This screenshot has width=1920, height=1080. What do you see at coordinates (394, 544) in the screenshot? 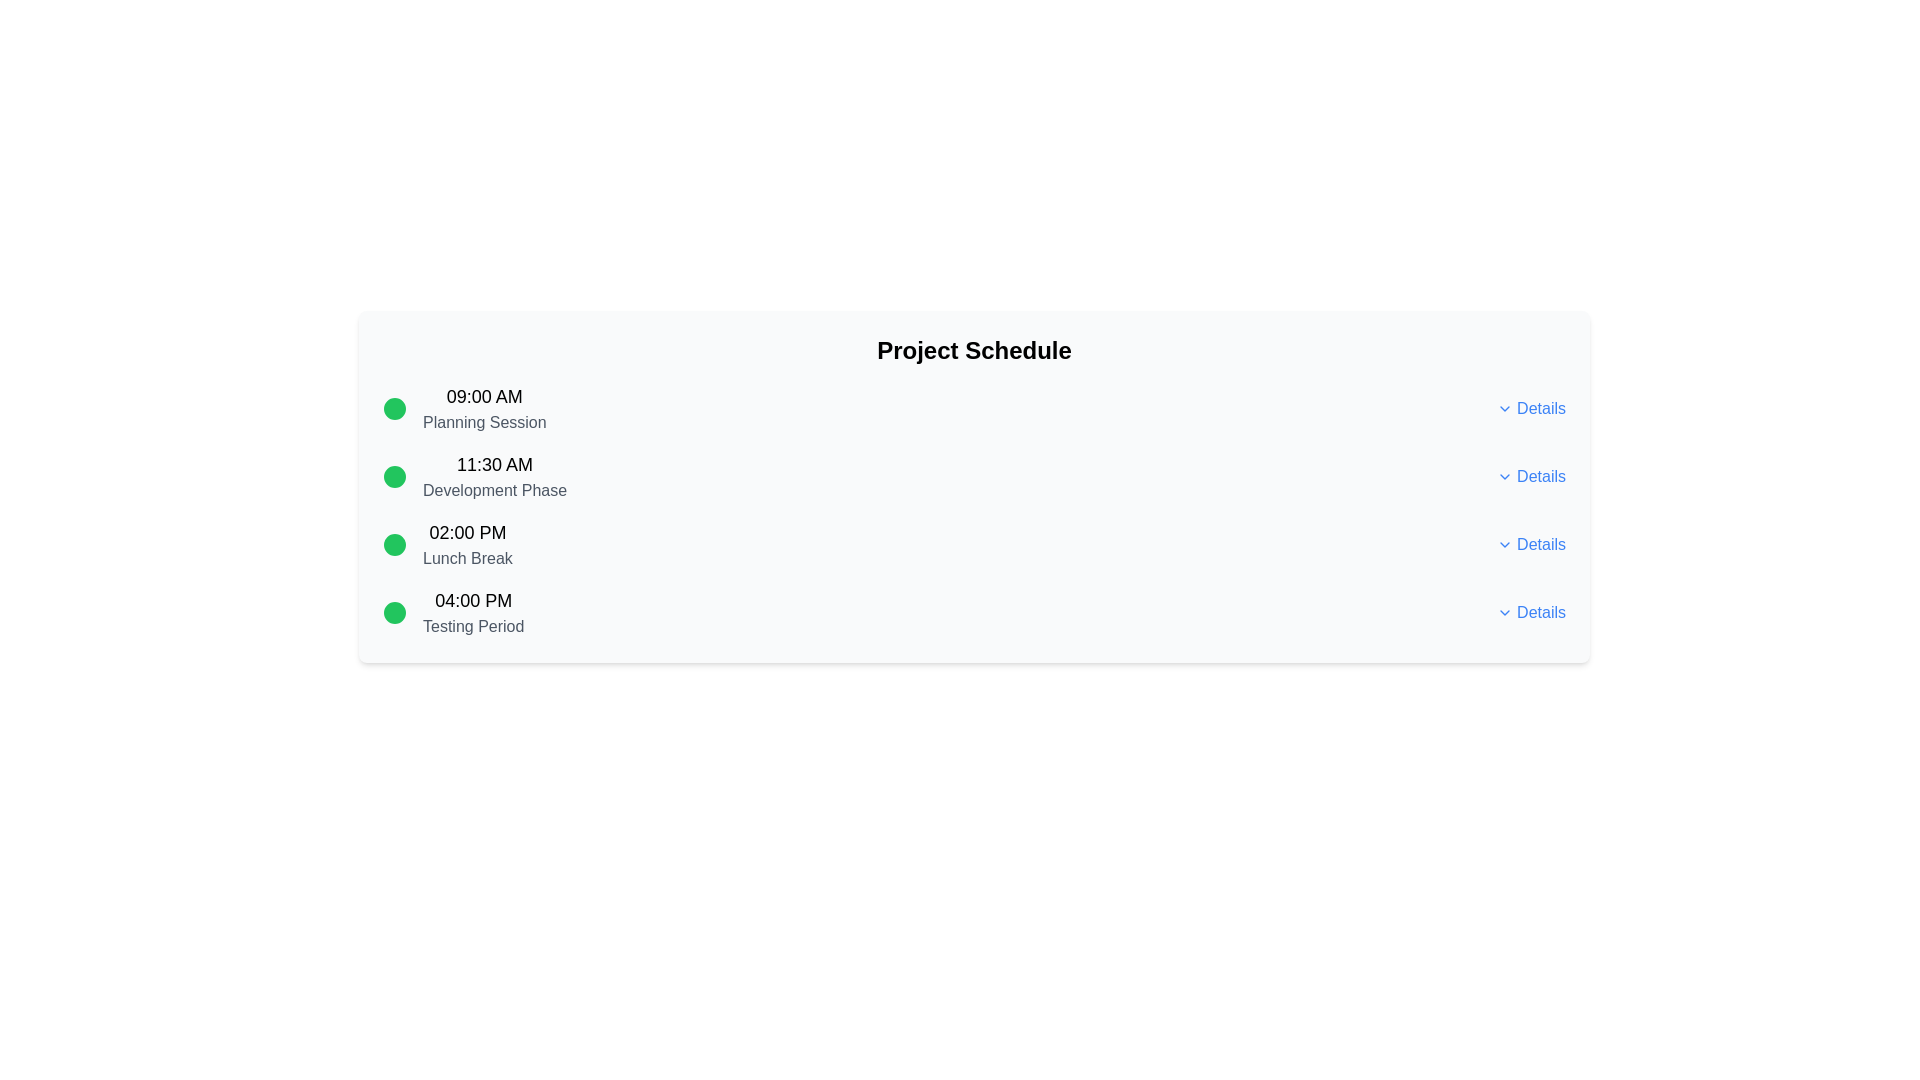
I see `the Status indicator or decorative SVG icon located to the left of the '02:00 PM Lunch Break Details' entry, which is the third circle in a vertical series of time-related entries` at bounding box center [394, 544].